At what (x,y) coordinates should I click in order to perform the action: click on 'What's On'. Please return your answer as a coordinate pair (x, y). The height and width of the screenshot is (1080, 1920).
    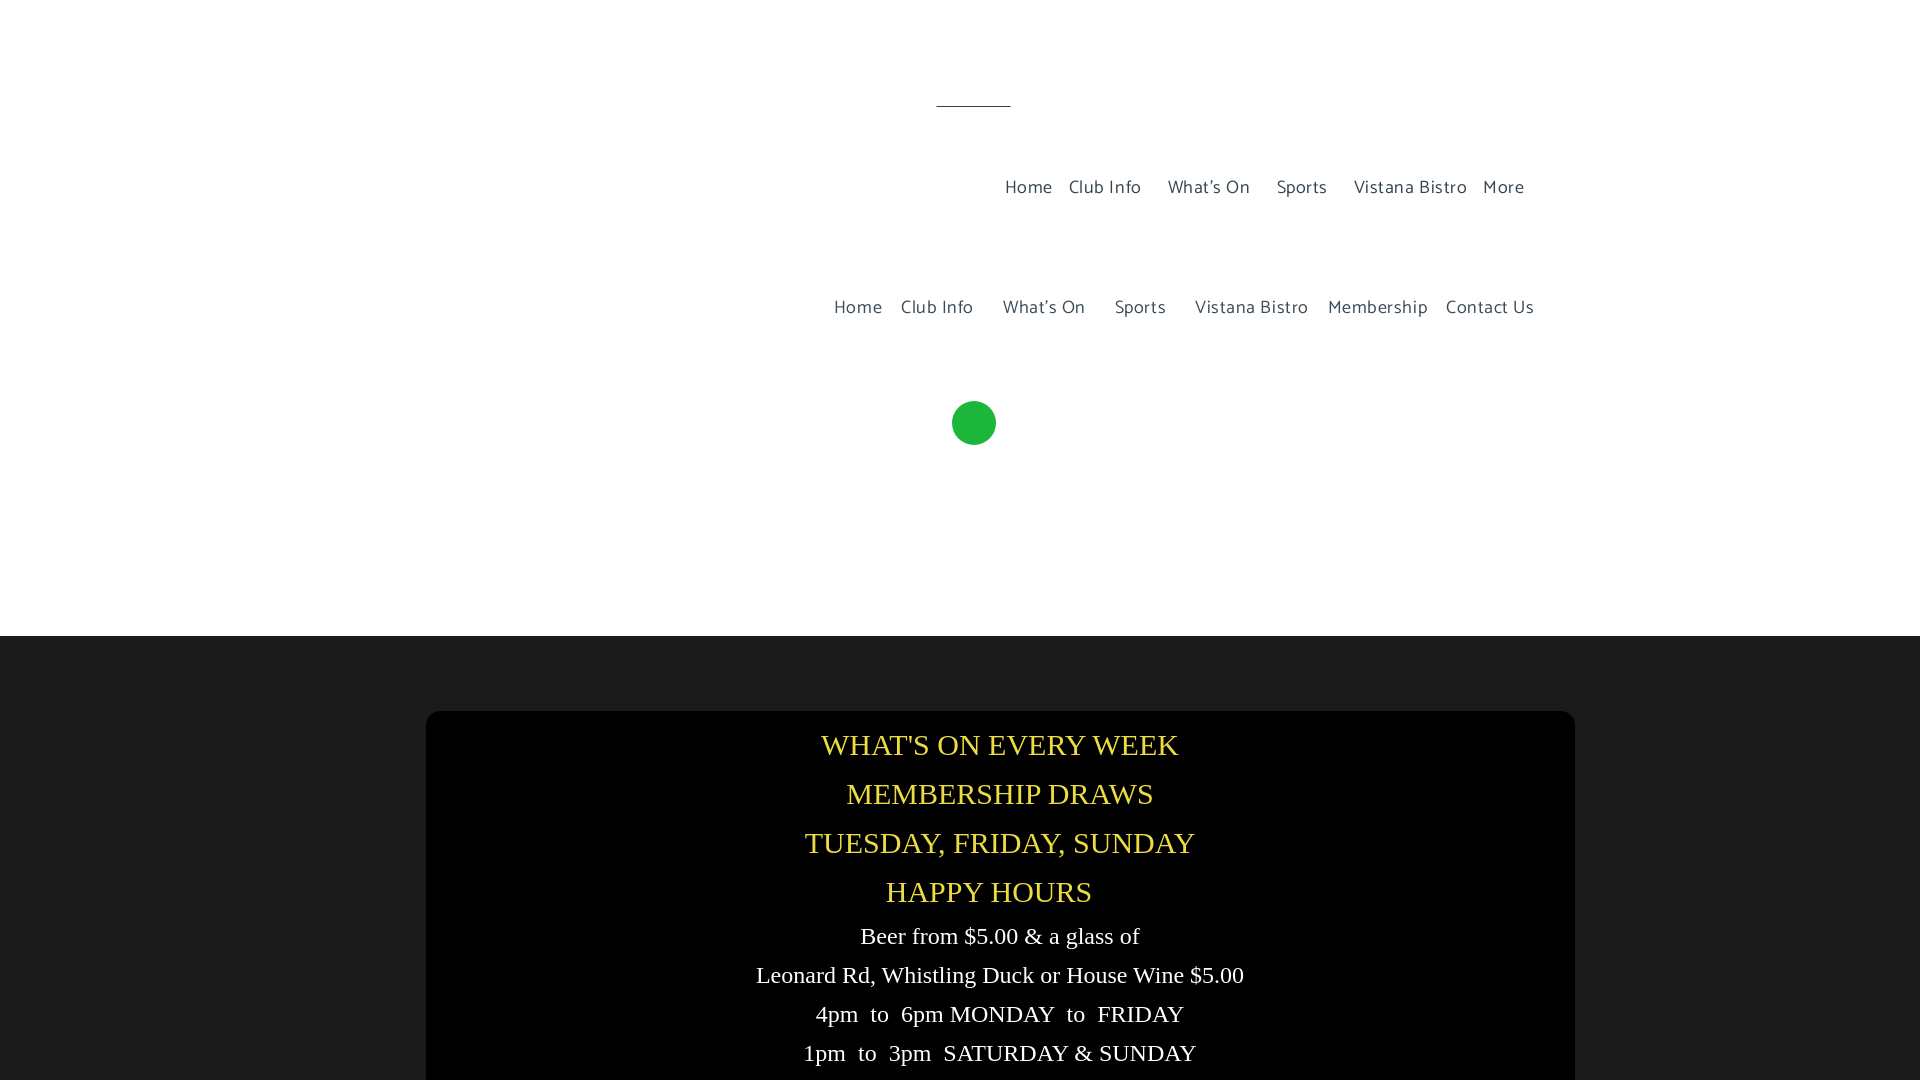
    Looking at the image, I should click on (1152, 188).